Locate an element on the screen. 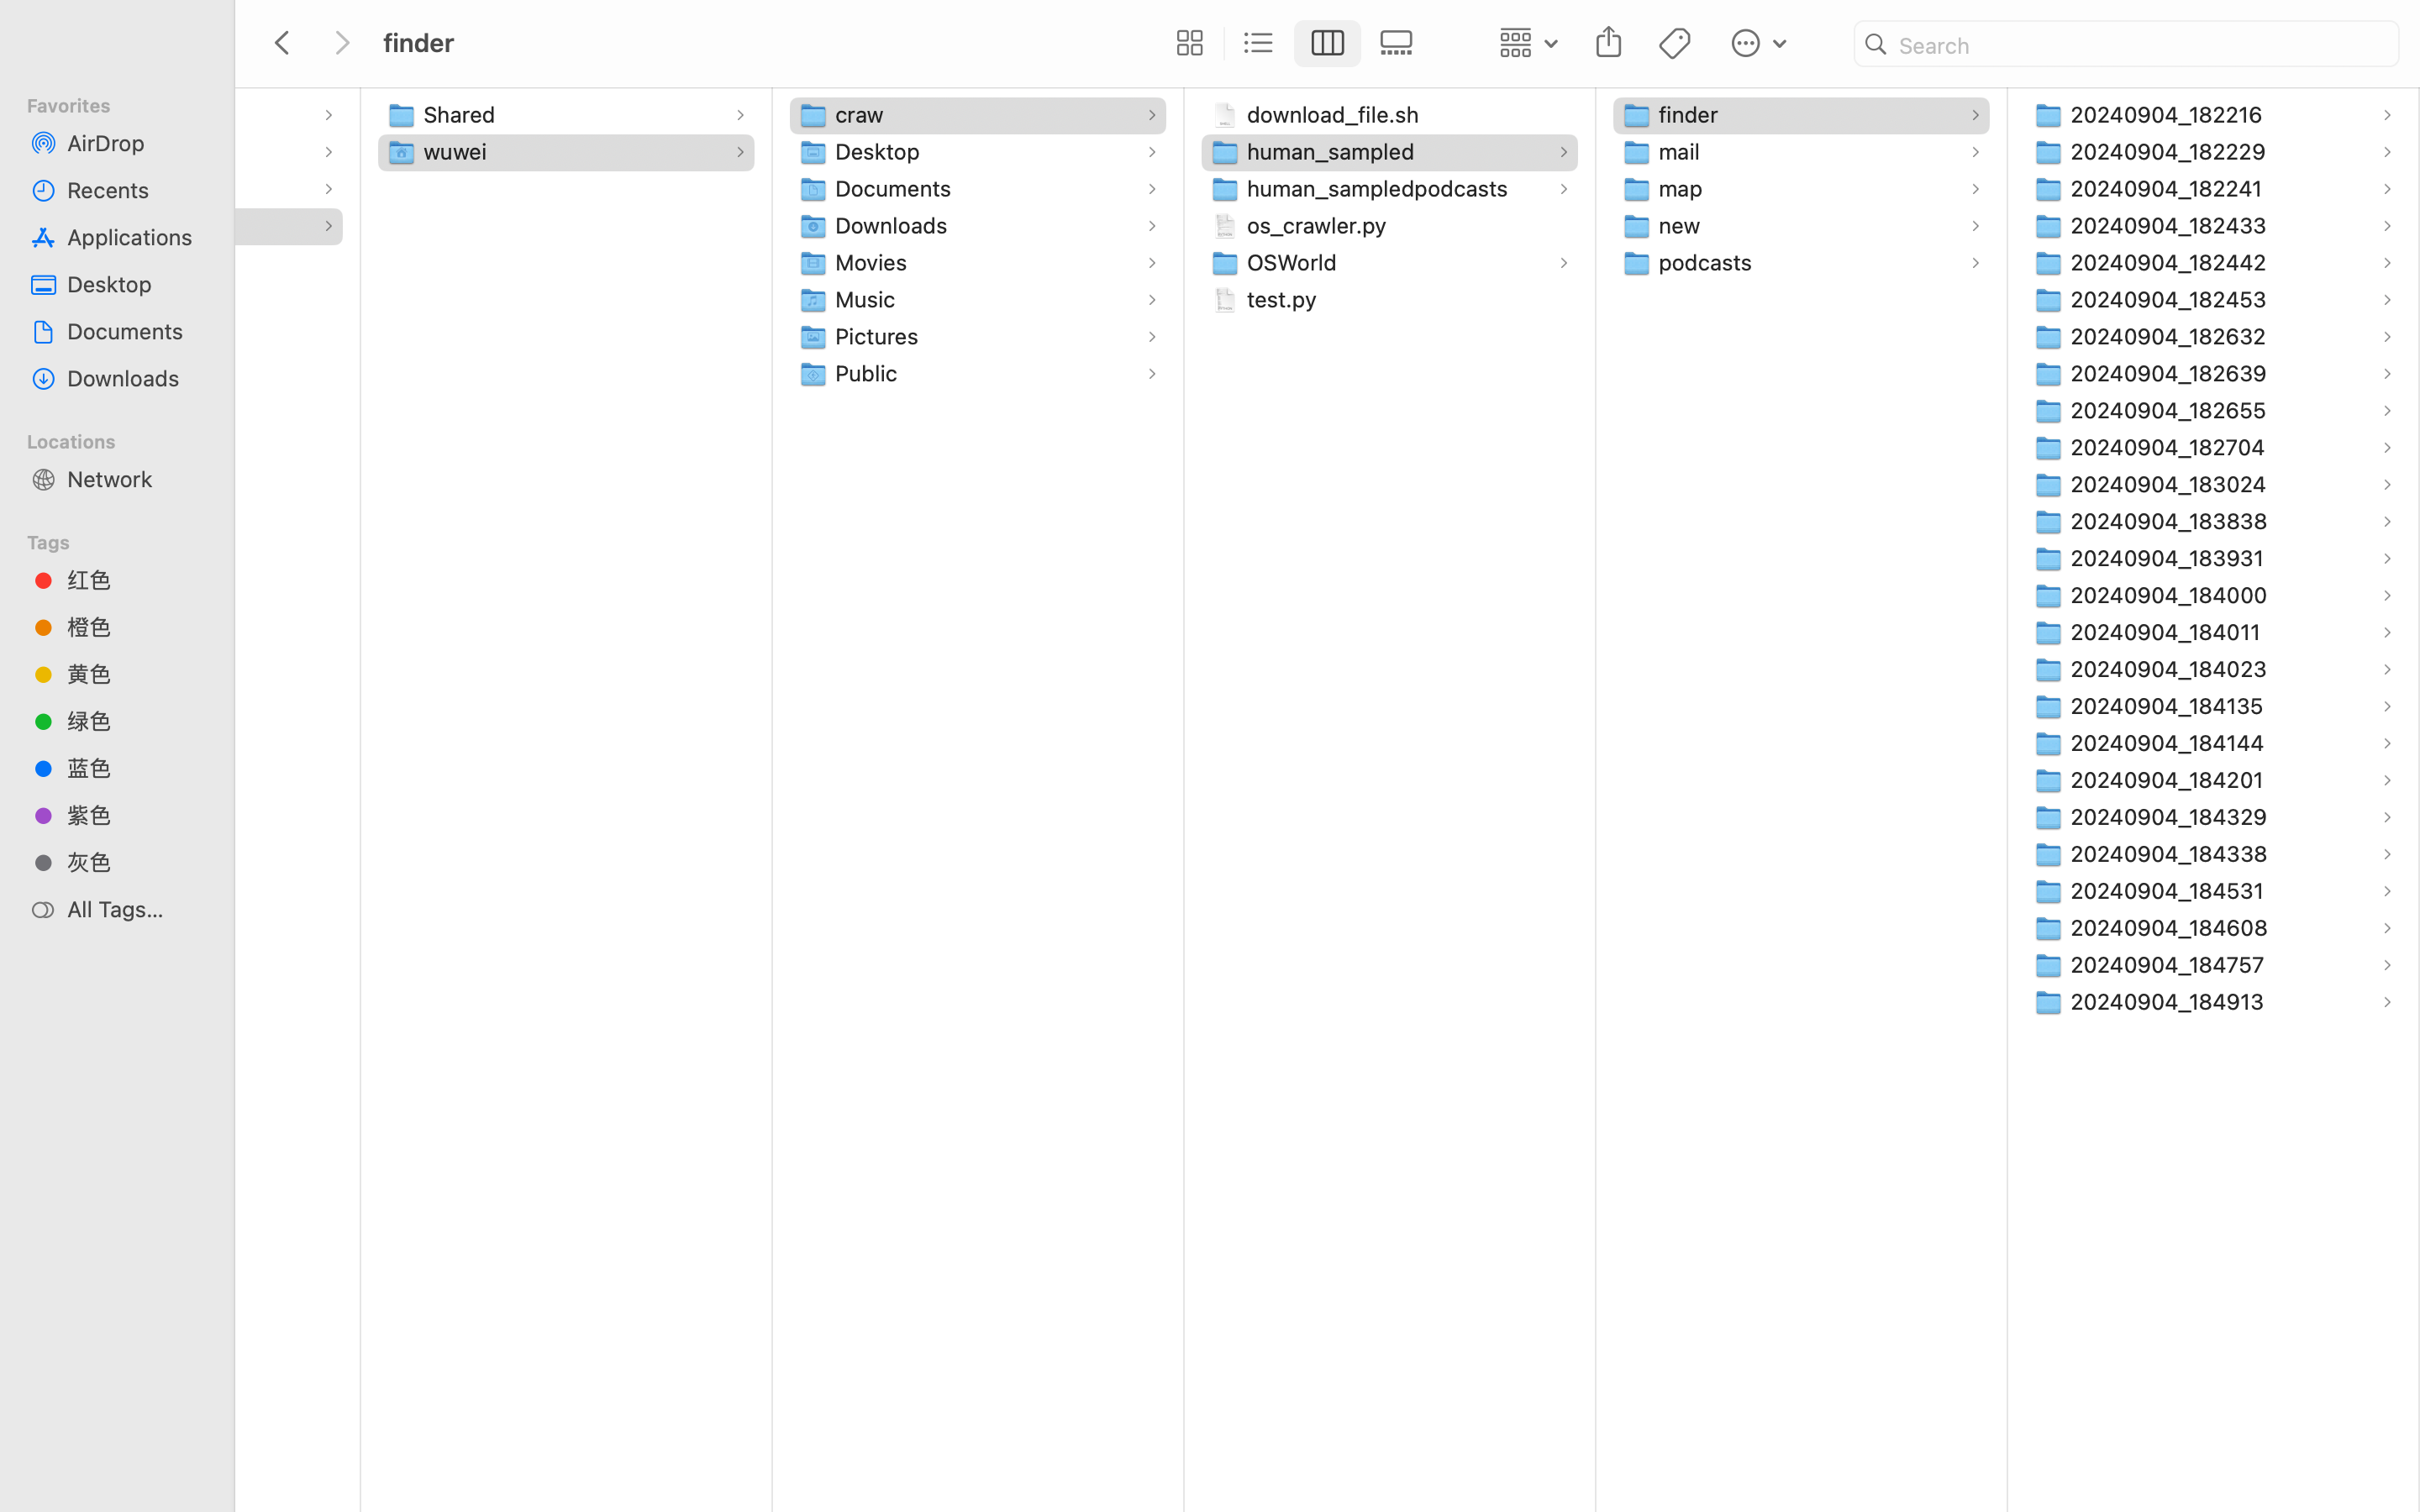  '<AXUIElement 0x150118140> {pid=510}' is located at coordinates (1292, 44).